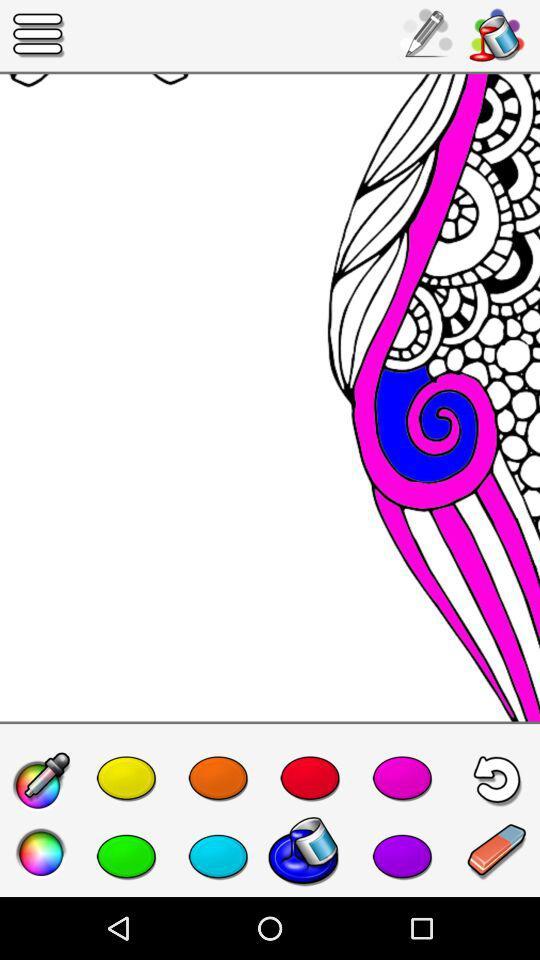 The height and width of the screenshot is (960, 540). What do you see at coordinates (39, 34) in the screenshot?
I see `the menu icon` at bounding box center [39, 34].